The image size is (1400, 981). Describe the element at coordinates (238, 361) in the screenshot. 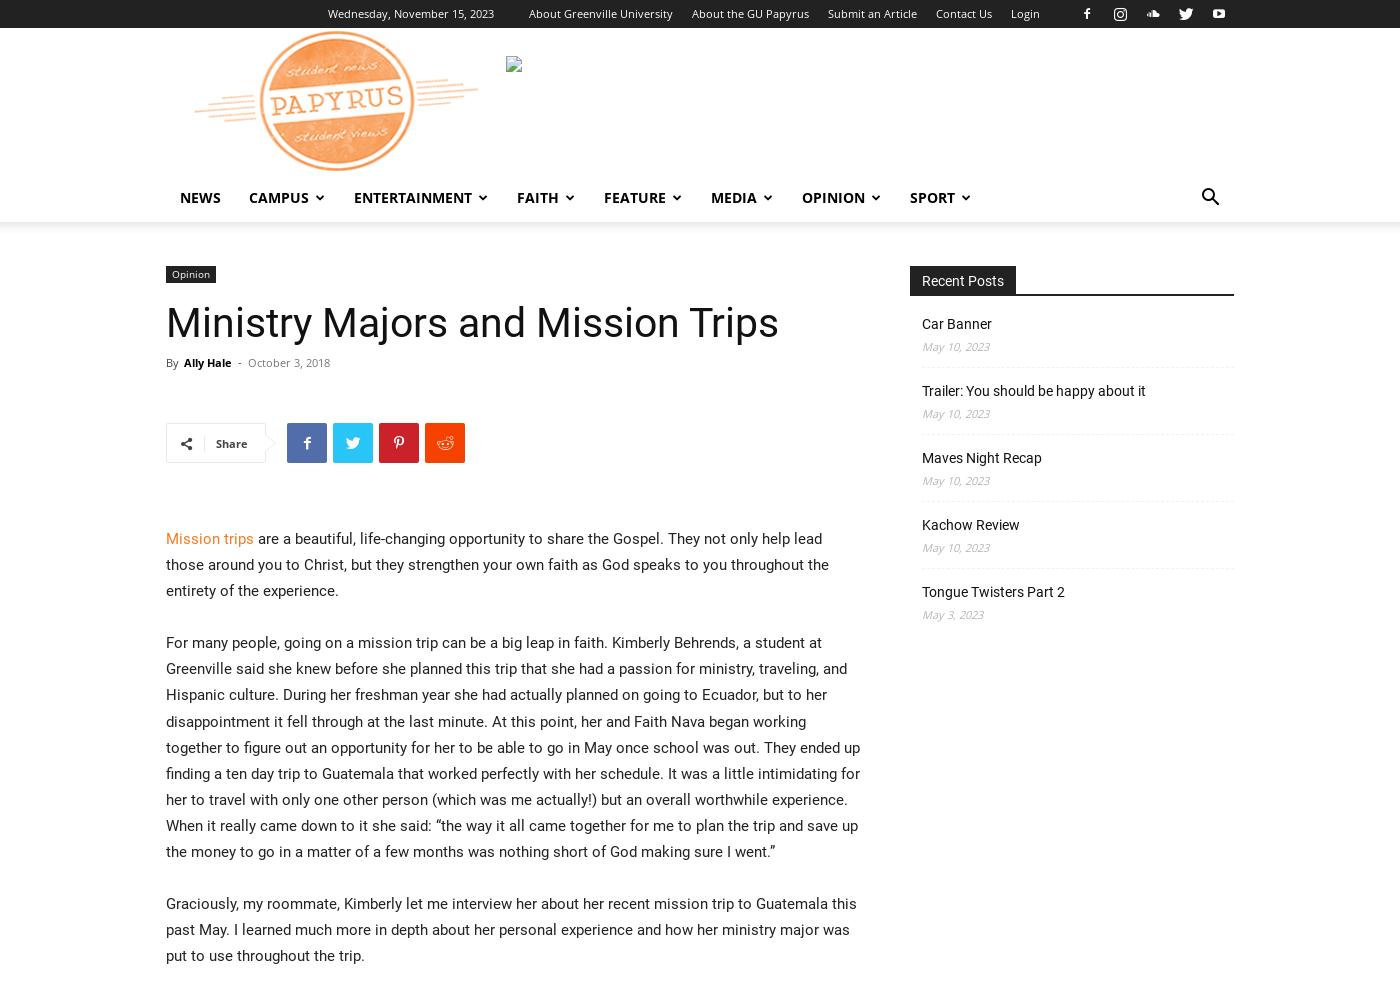

I see `'-'` at that location.